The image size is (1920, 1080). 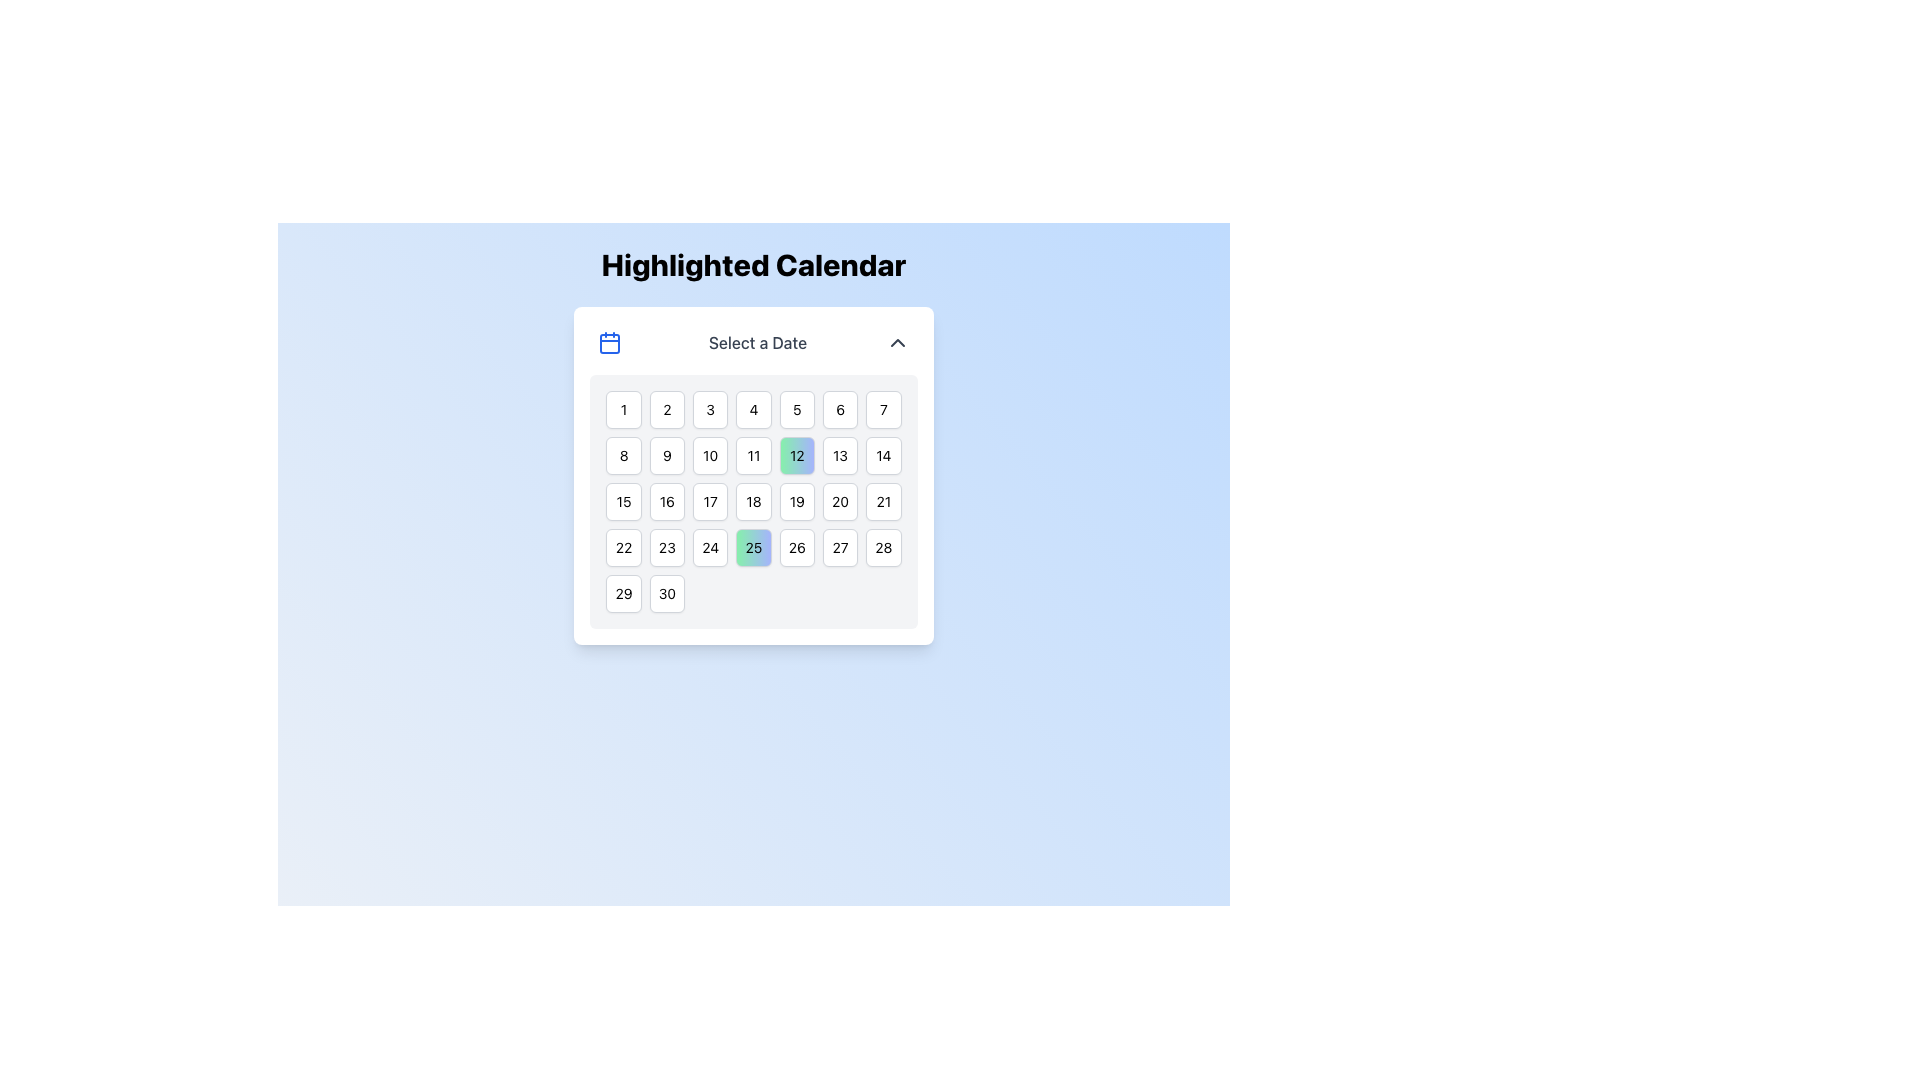 What do you see at coordinates (623, 547) in the screenshot?
I see `the small square button labeled '22' with a white background and gray border` at bounding box center [623, 547].